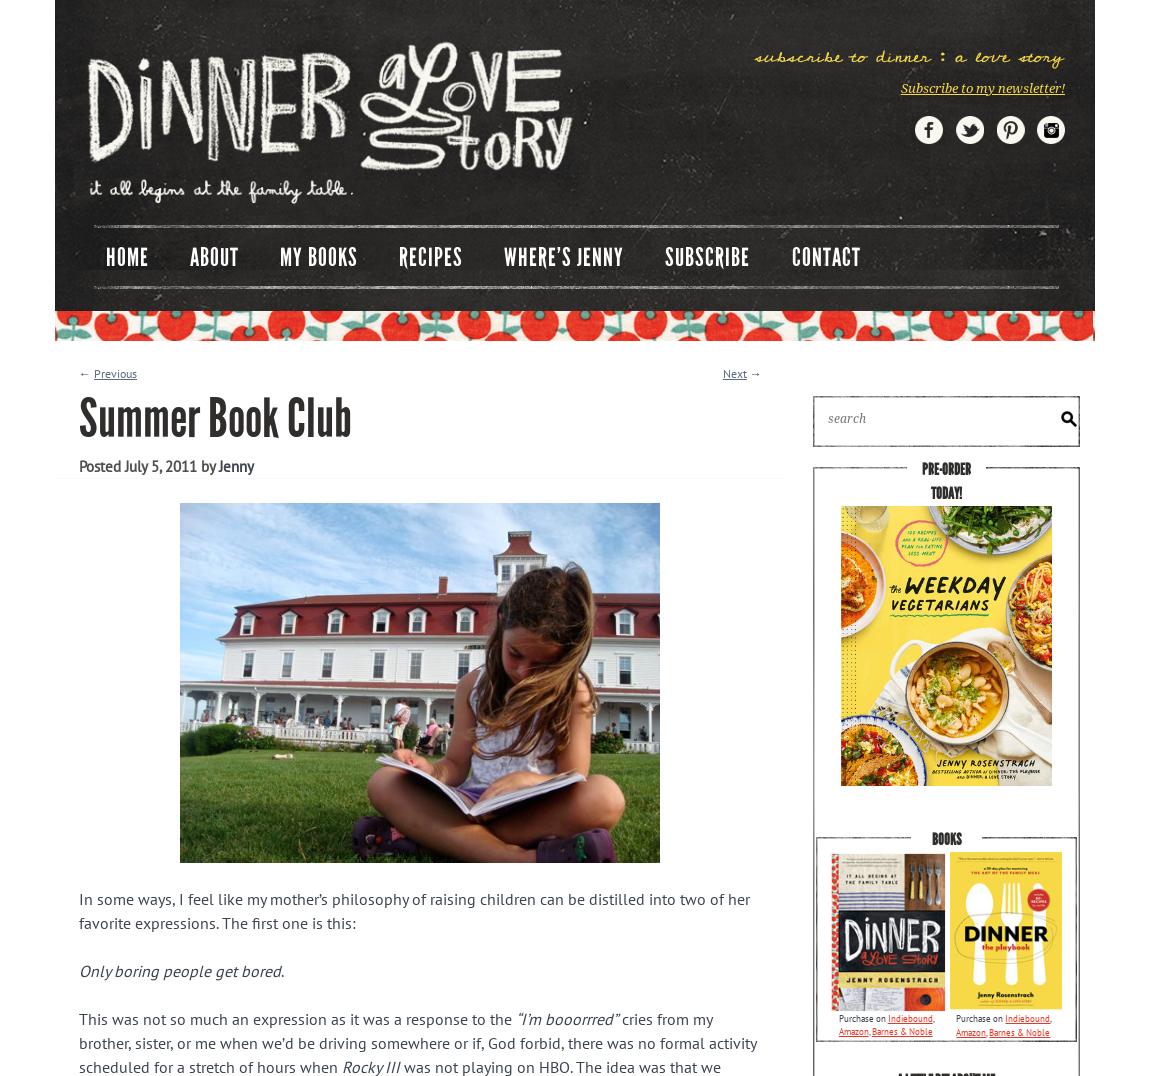 This screenshot has width=1150, height=1076. Describe the element at coordinates (733, 372) in the screenshot. I see `'Next'` at that location.